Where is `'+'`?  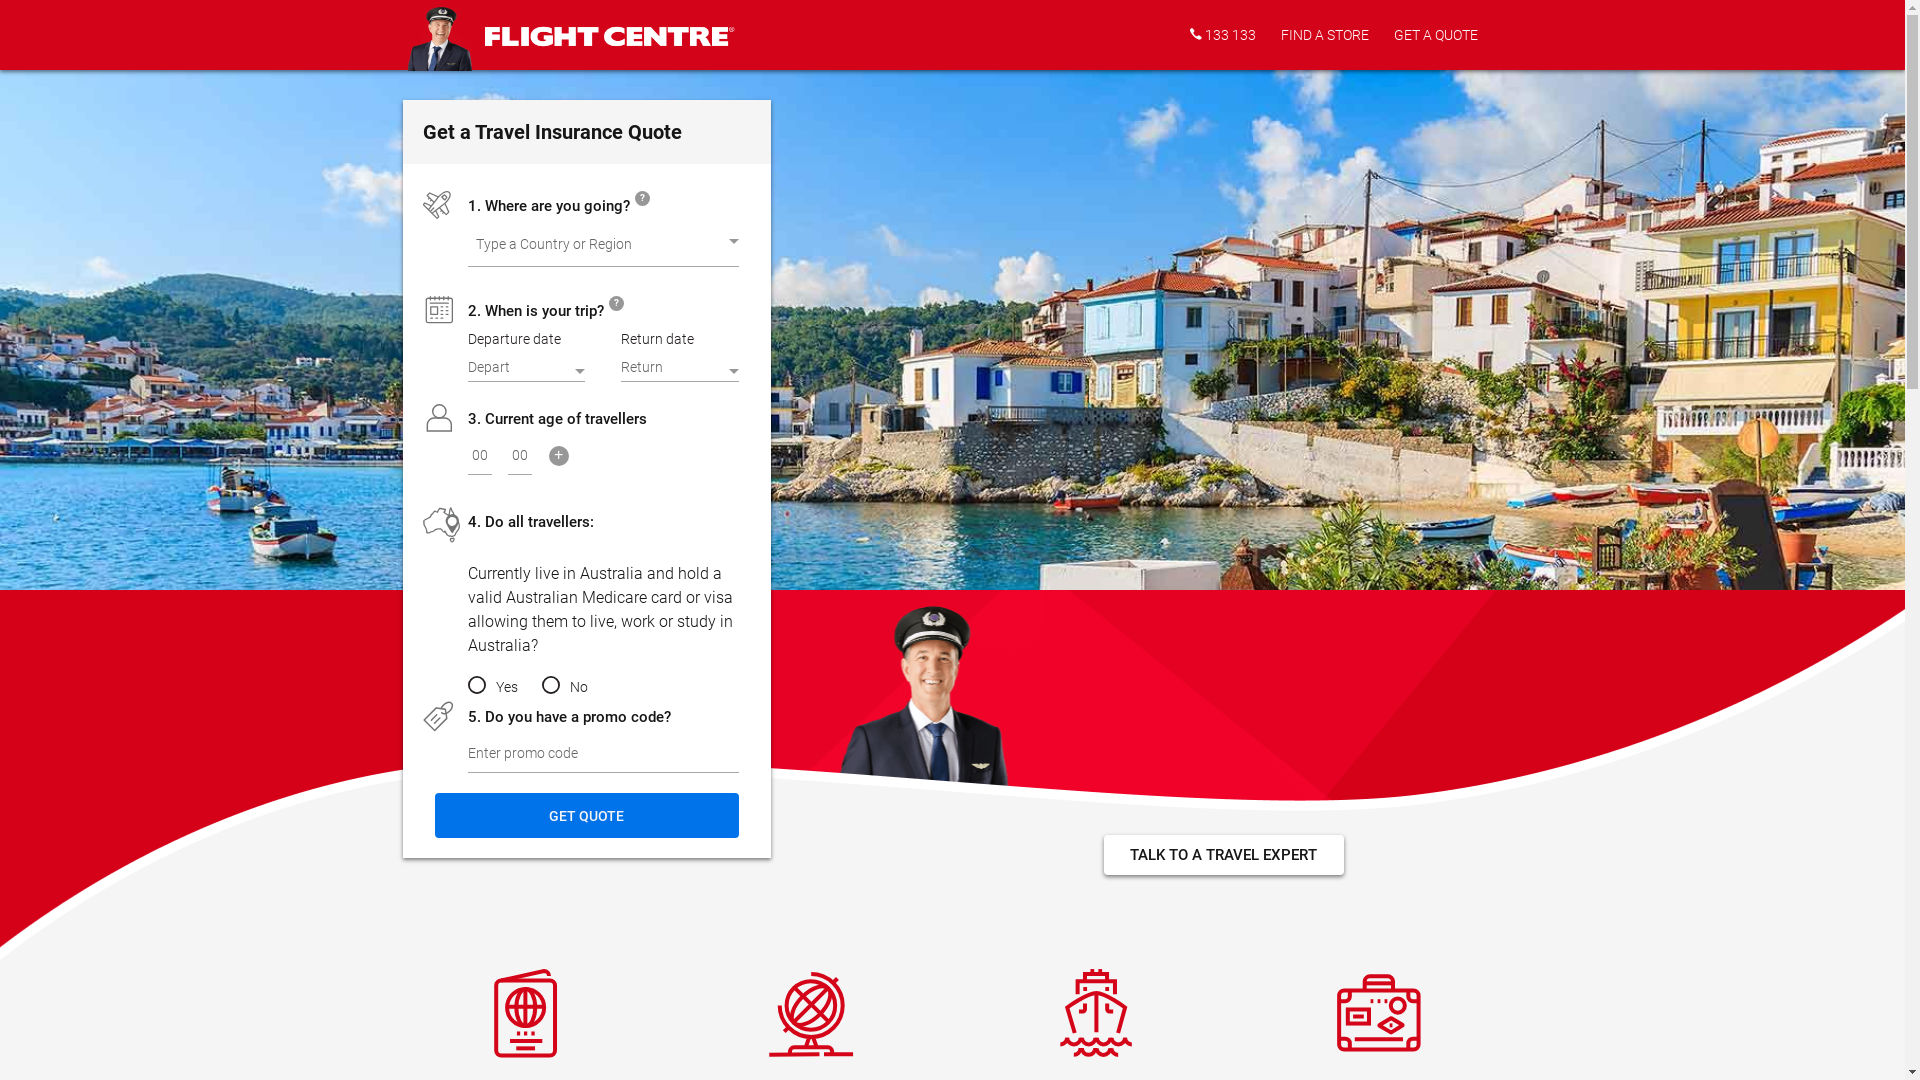
'+' is located at coordinates (558, 457).